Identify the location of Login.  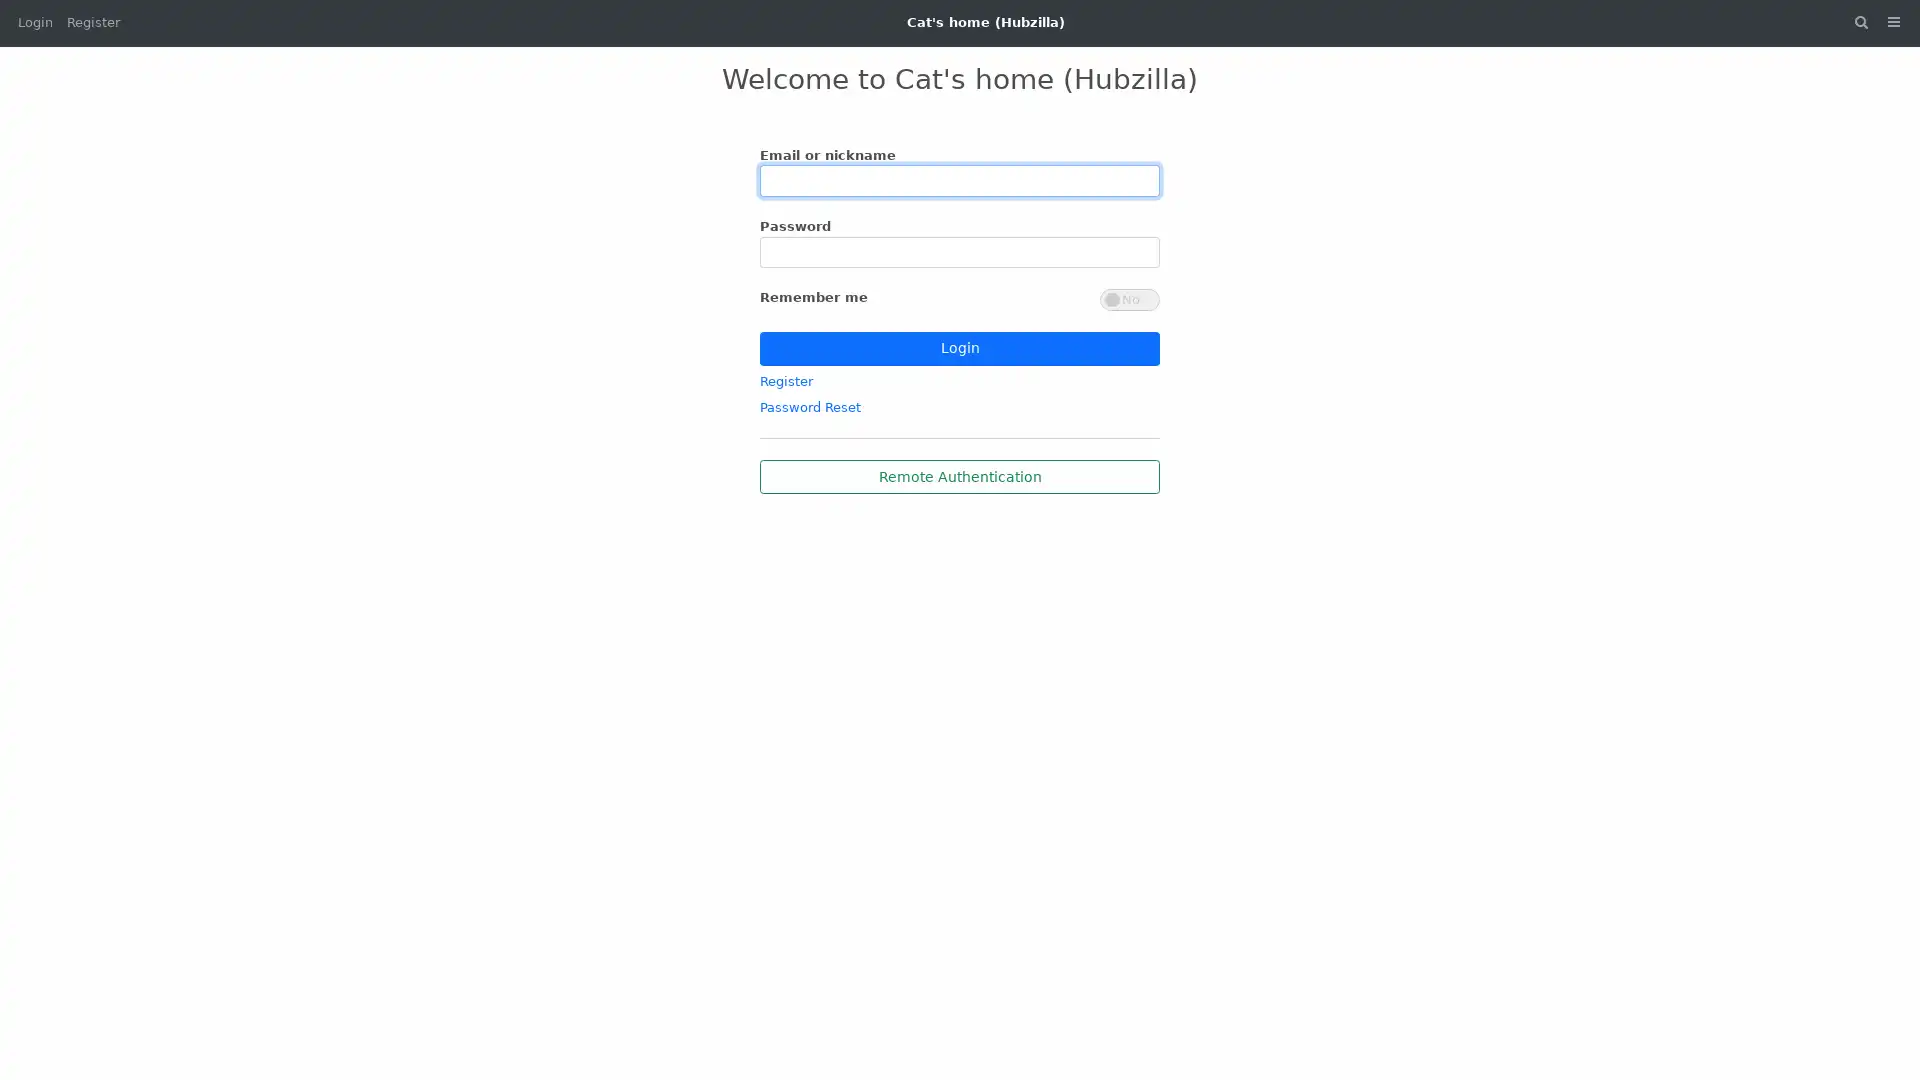
(960, 347).